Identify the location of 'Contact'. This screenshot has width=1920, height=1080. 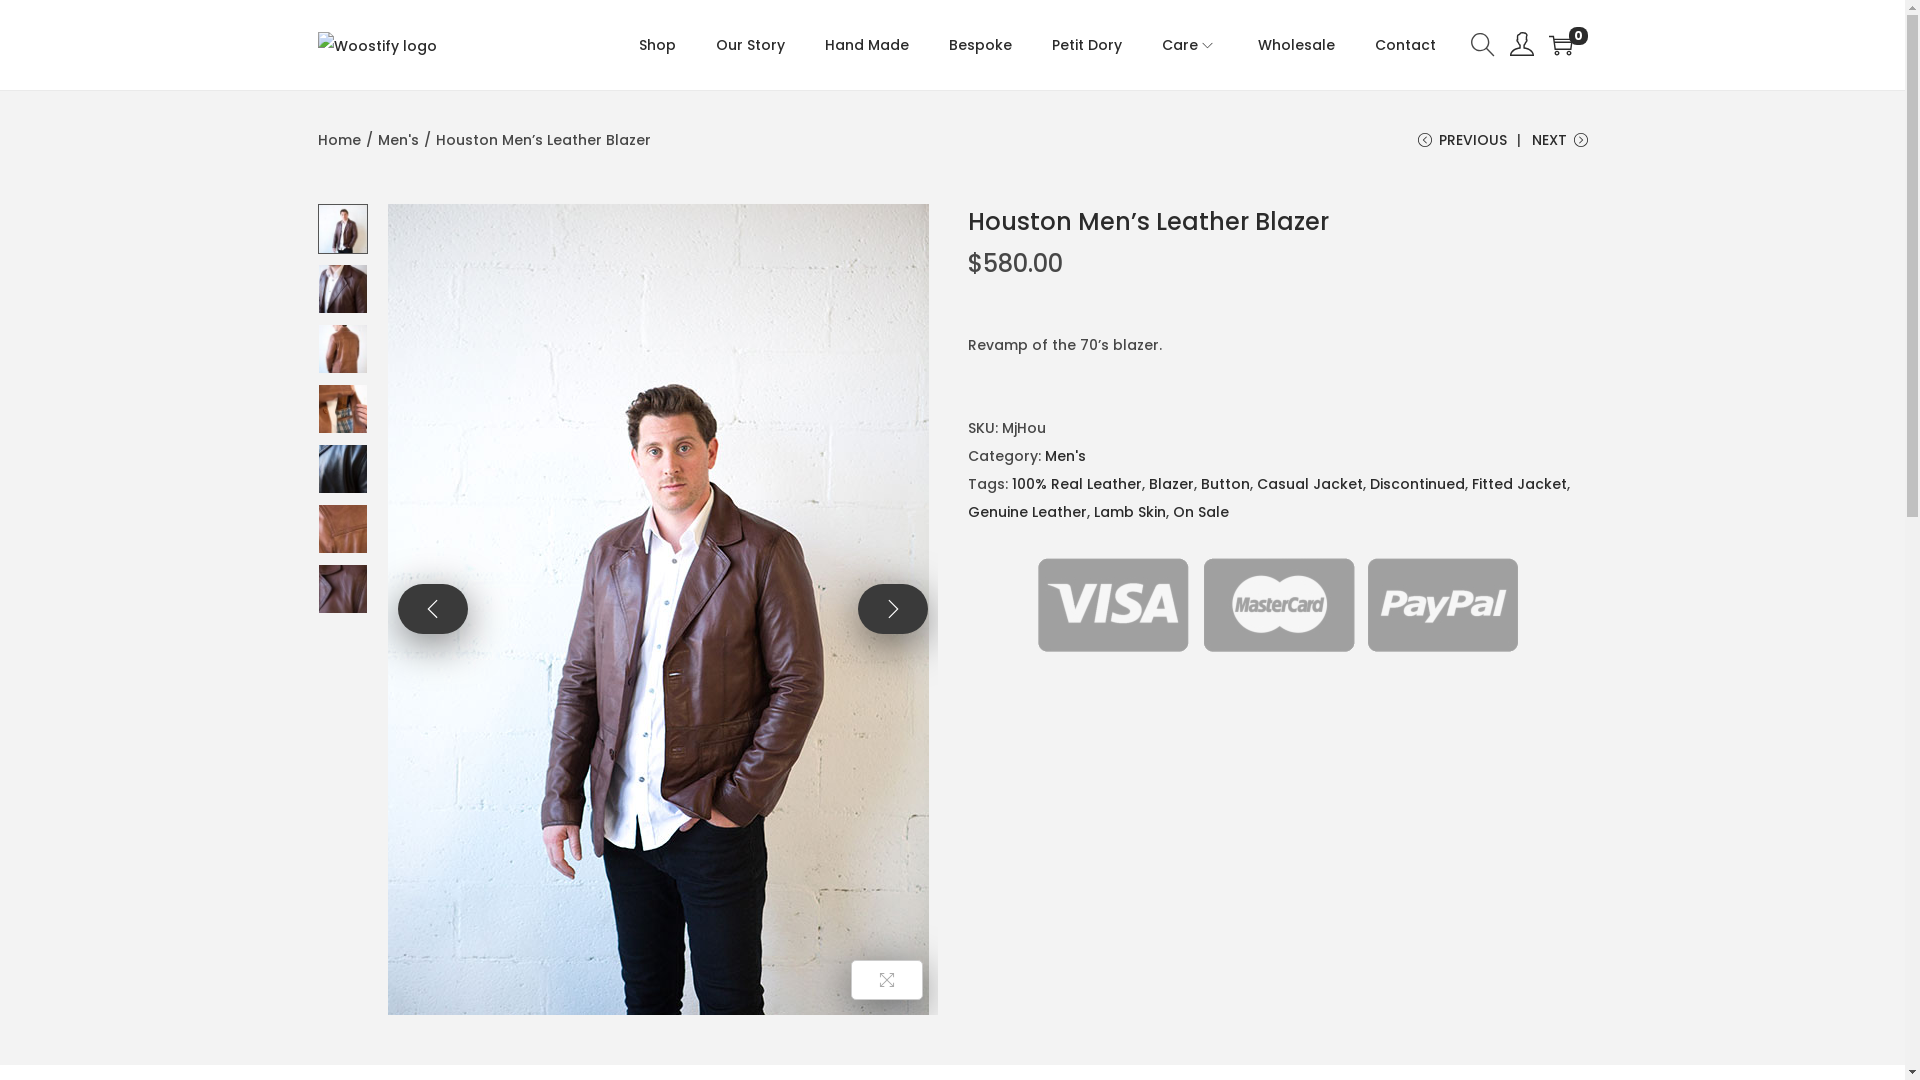
(1403, 45).